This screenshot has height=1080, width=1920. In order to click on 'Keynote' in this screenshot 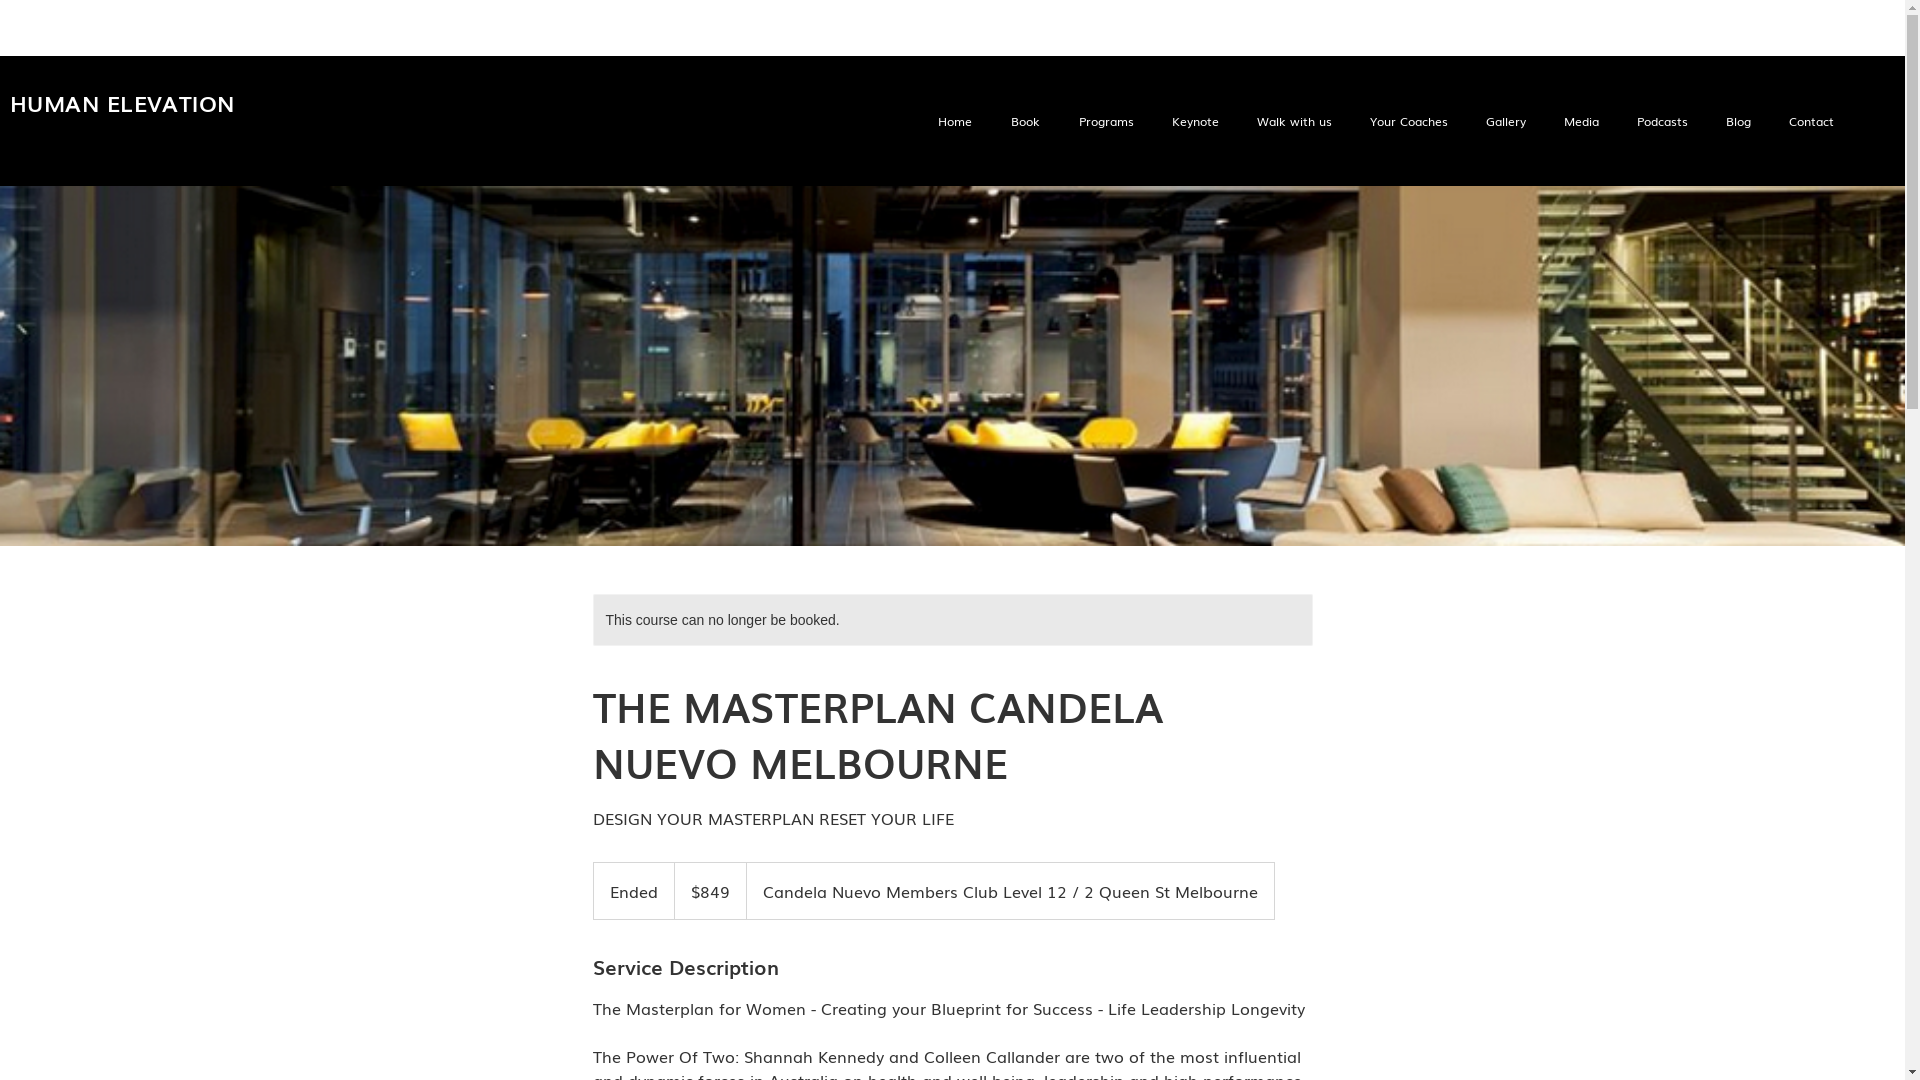, I will do `click(1191, 120)`.